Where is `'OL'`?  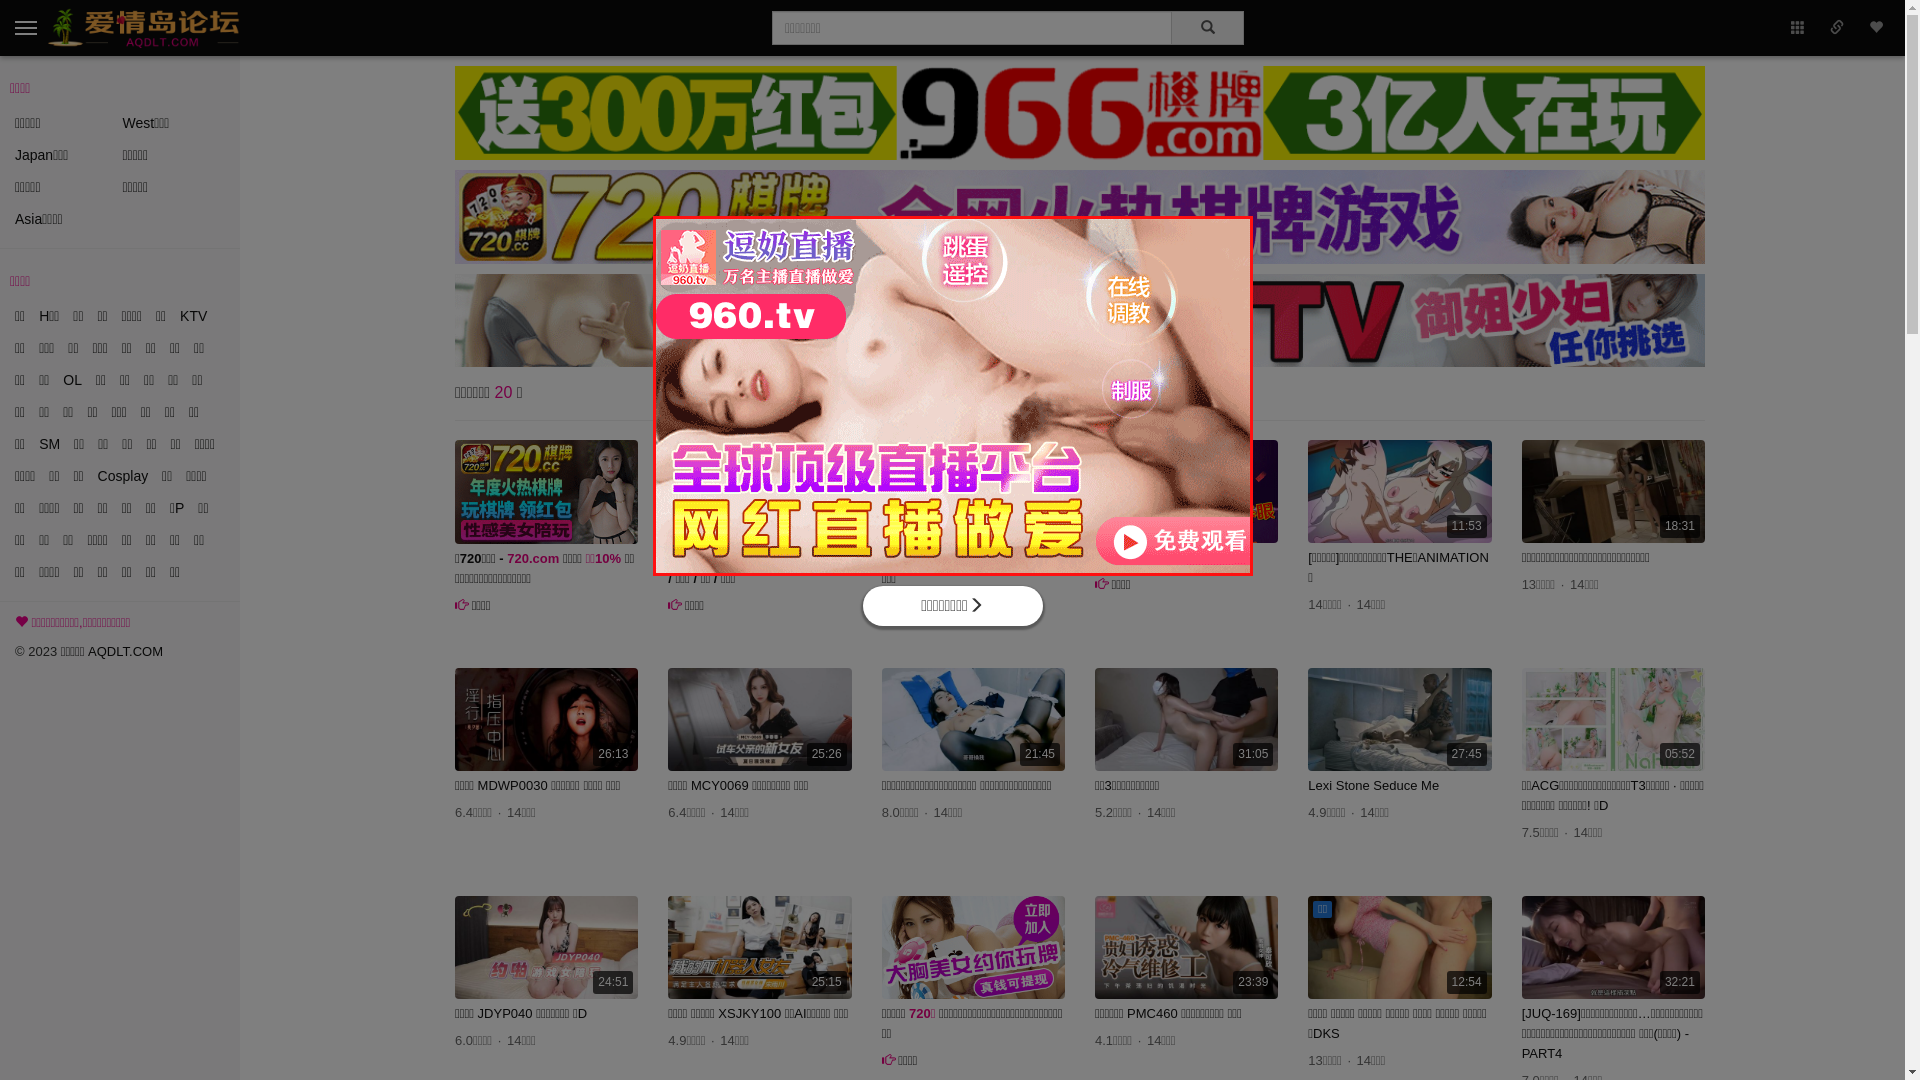
'OL' is located at coordinates (72, 380).